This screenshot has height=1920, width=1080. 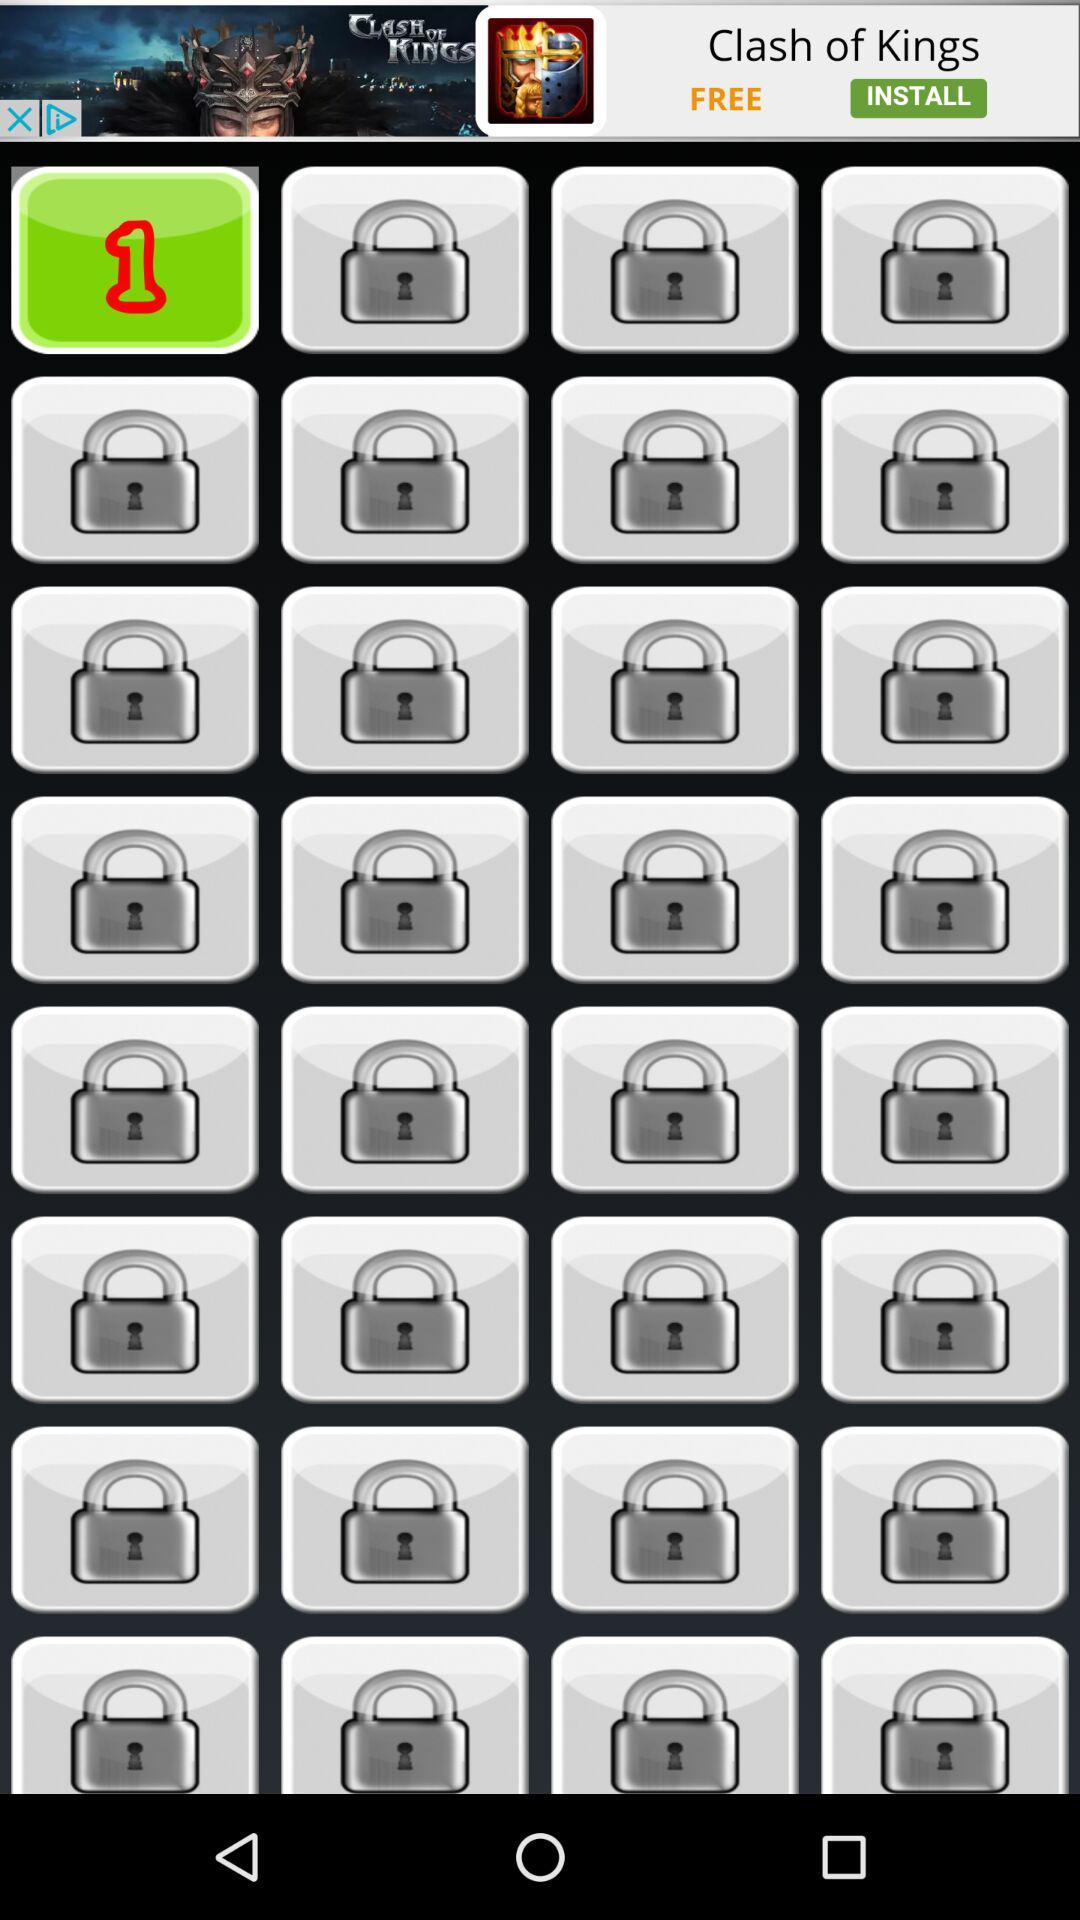 I want to click on unlock item, so click(x=945, y=1099).